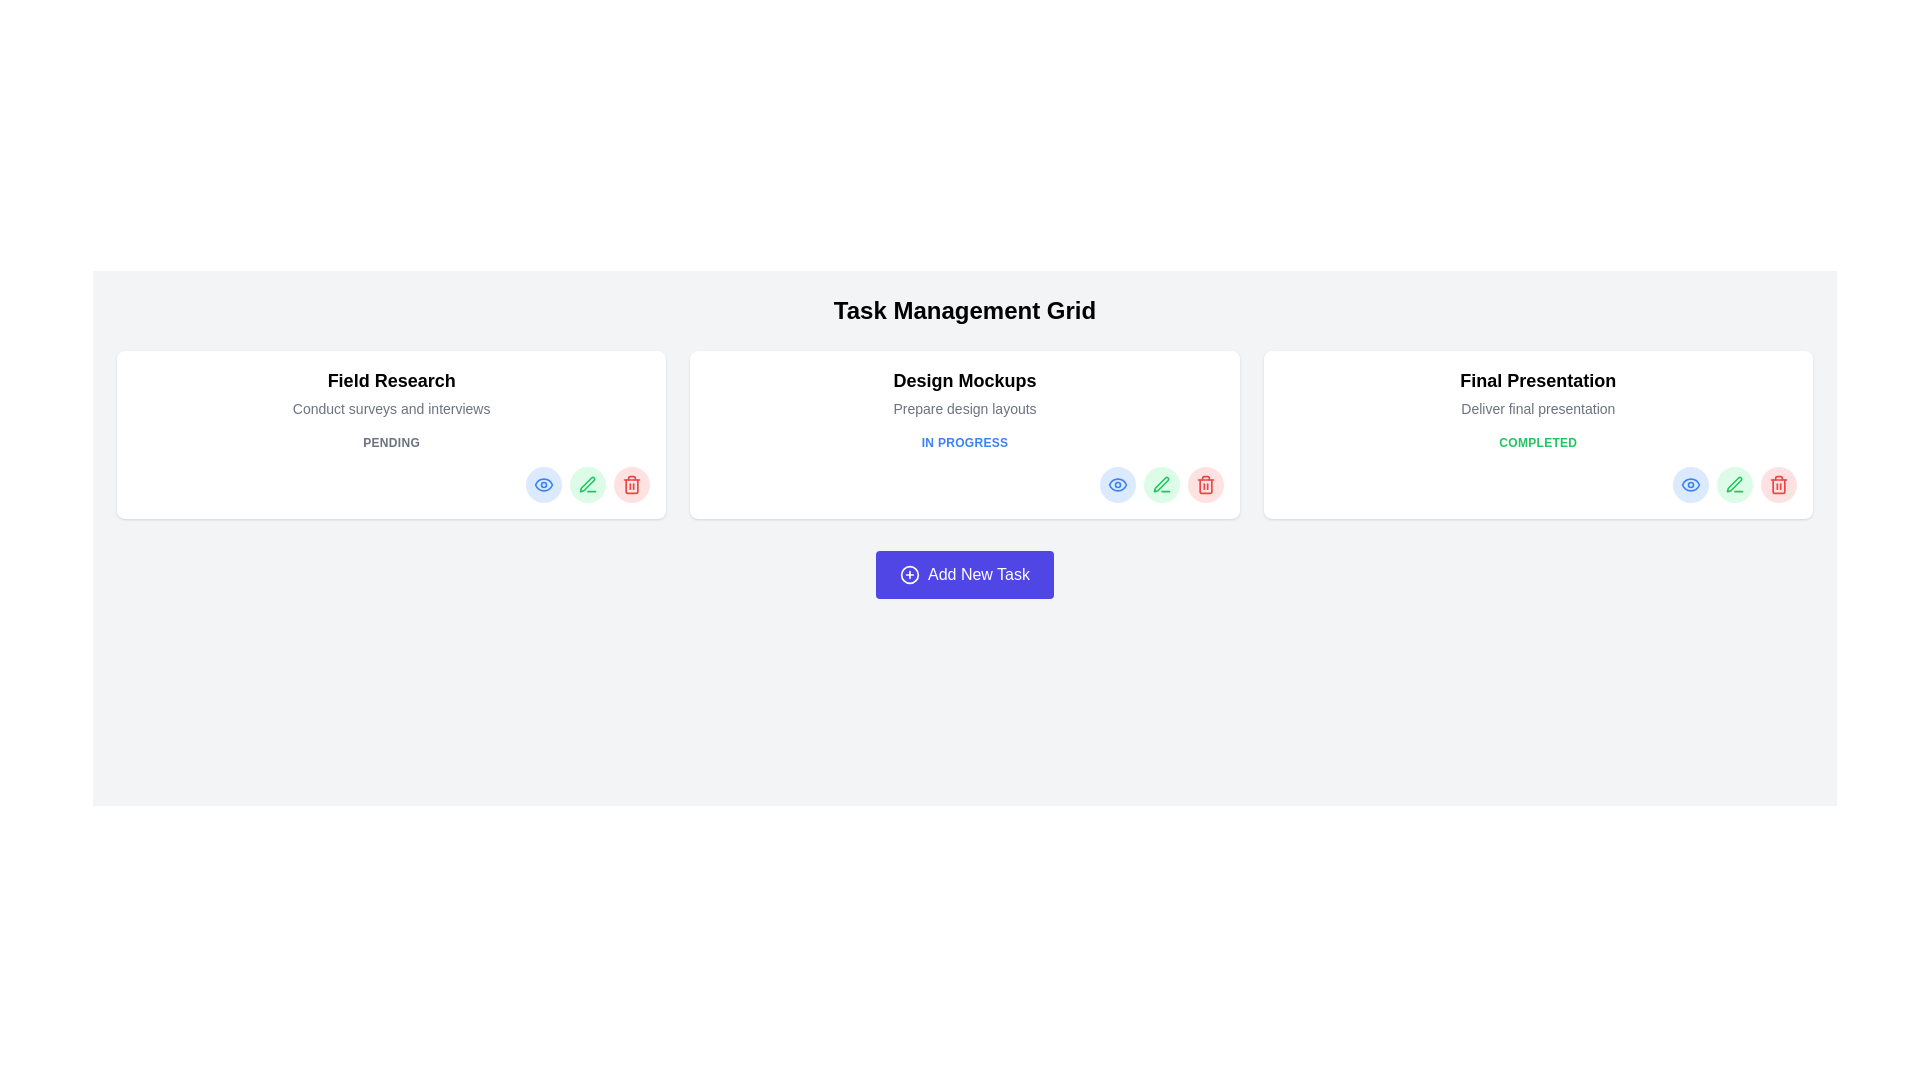 The width and height of the screenshot is (1920, 1080). I want to click on the delete button for the 'Design Mockups' task, so click(1204, 485).